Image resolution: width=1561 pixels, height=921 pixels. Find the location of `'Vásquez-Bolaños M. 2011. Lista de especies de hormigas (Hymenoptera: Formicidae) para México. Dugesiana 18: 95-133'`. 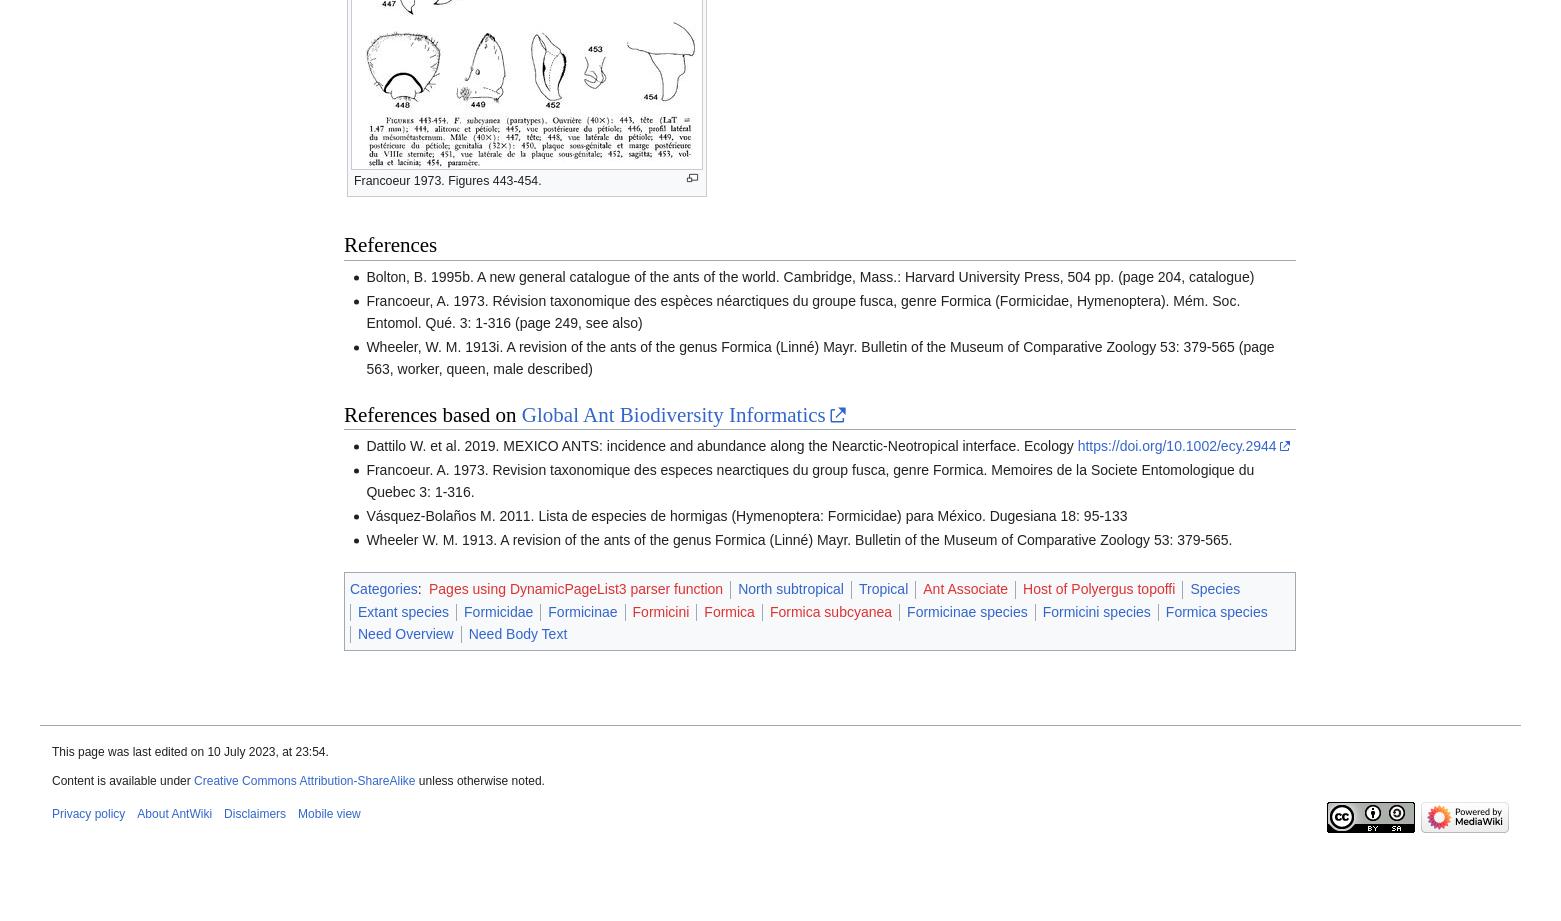

'Vásquez-Bolaños M. 2011. Lista de especies de hormigas (Hymenoptera: Formicidae) para México. Dugesiana 18: 95-133' is located at coordinates (746, 515).